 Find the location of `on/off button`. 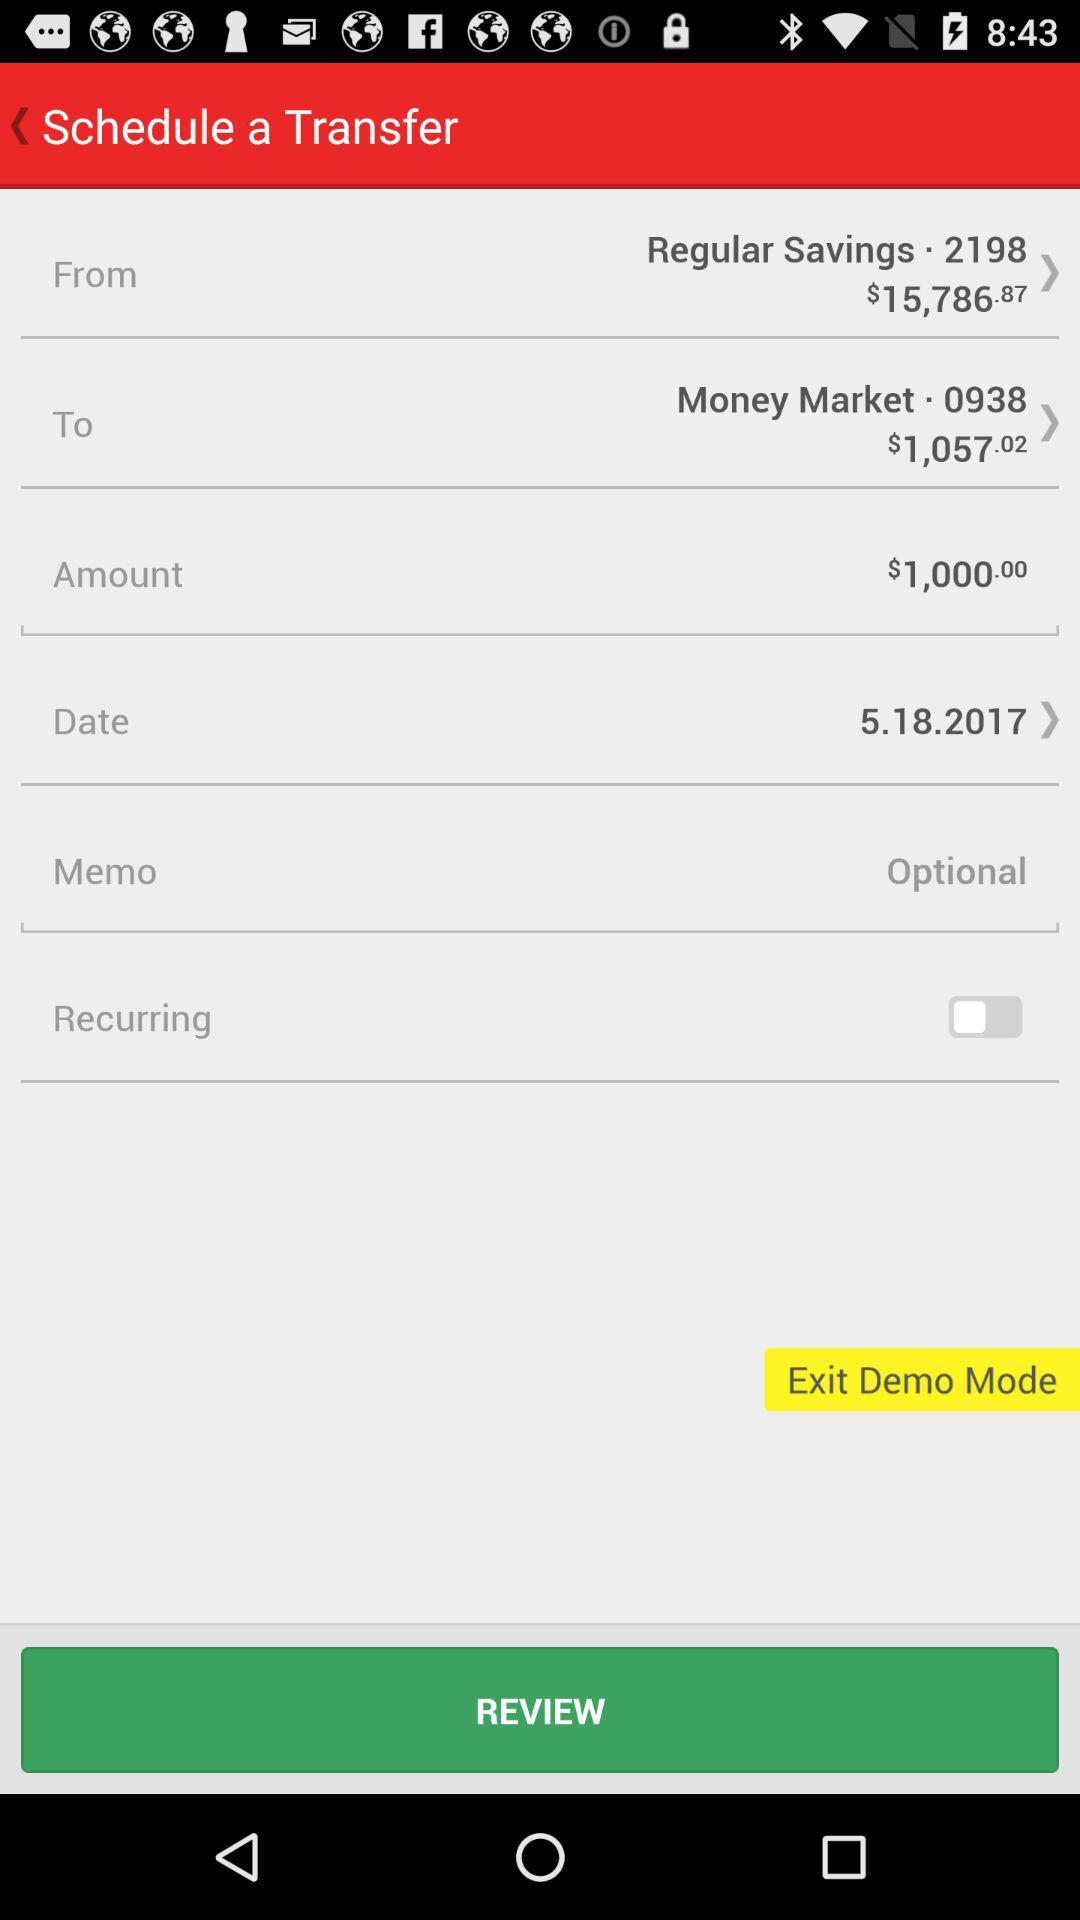

on/off button is located at coordinates (984, 1017).